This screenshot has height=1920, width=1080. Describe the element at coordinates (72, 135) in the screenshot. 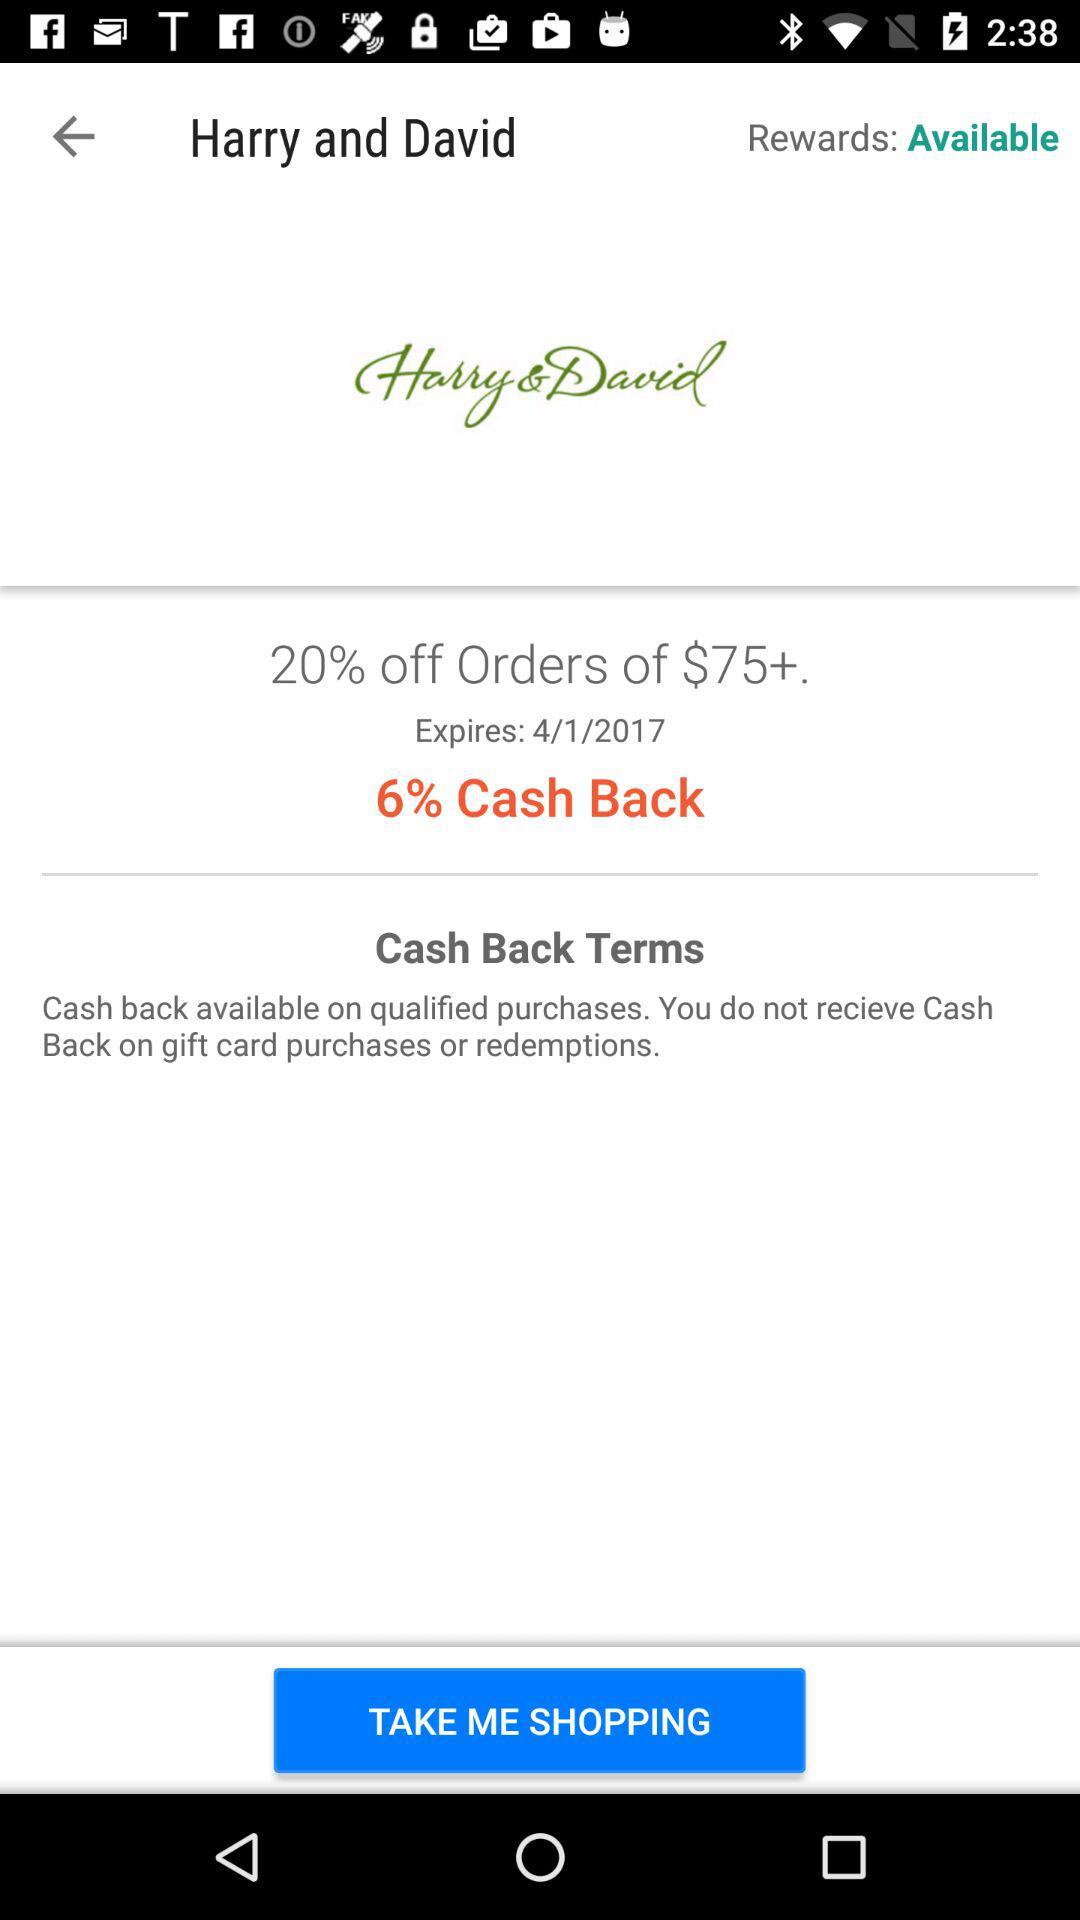

I see `item to the left of the harry and david item` at that location.